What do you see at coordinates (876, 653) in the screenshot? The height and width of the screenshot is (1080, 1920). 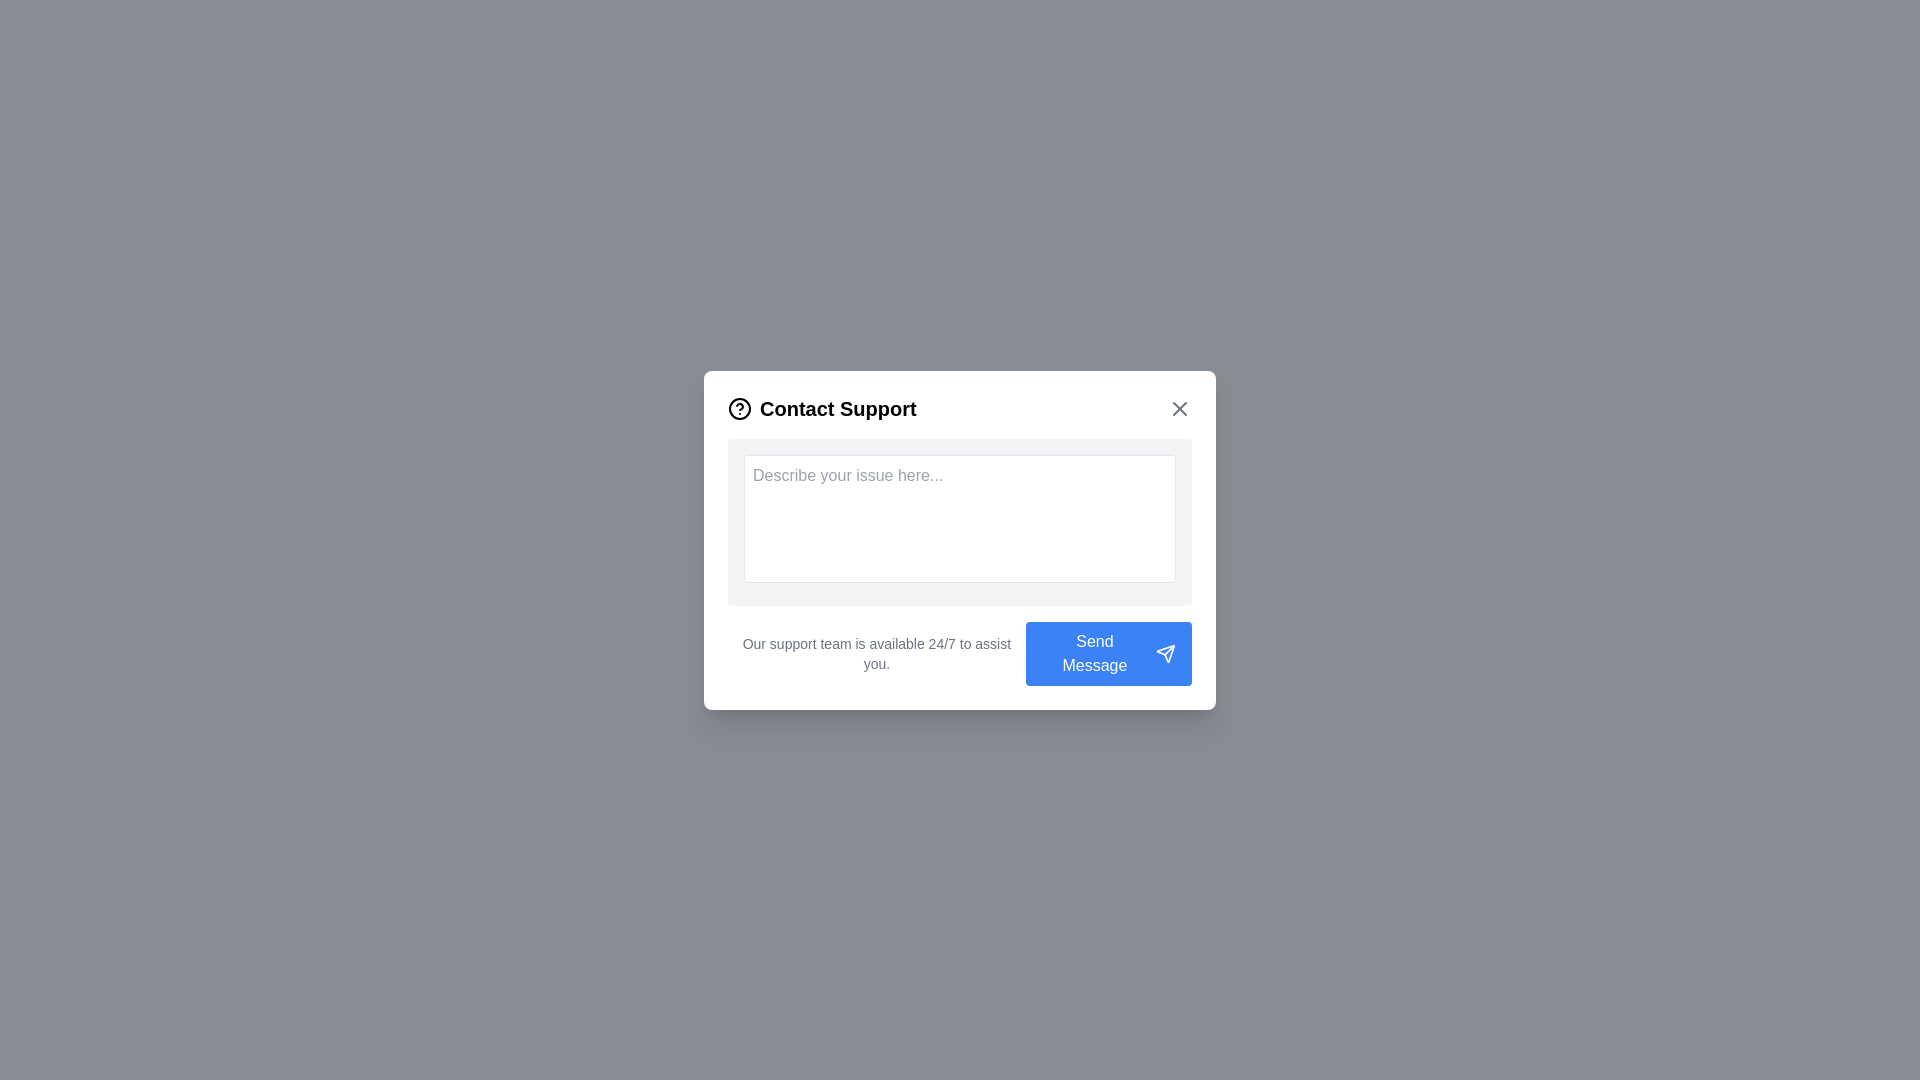 I see `text block that contains the statement 'Our support team is available 24/7 to assist you.' which is styled in small gray font and located below the input field in the 'Contact Support' dialog` at bounding box center [876, 653].